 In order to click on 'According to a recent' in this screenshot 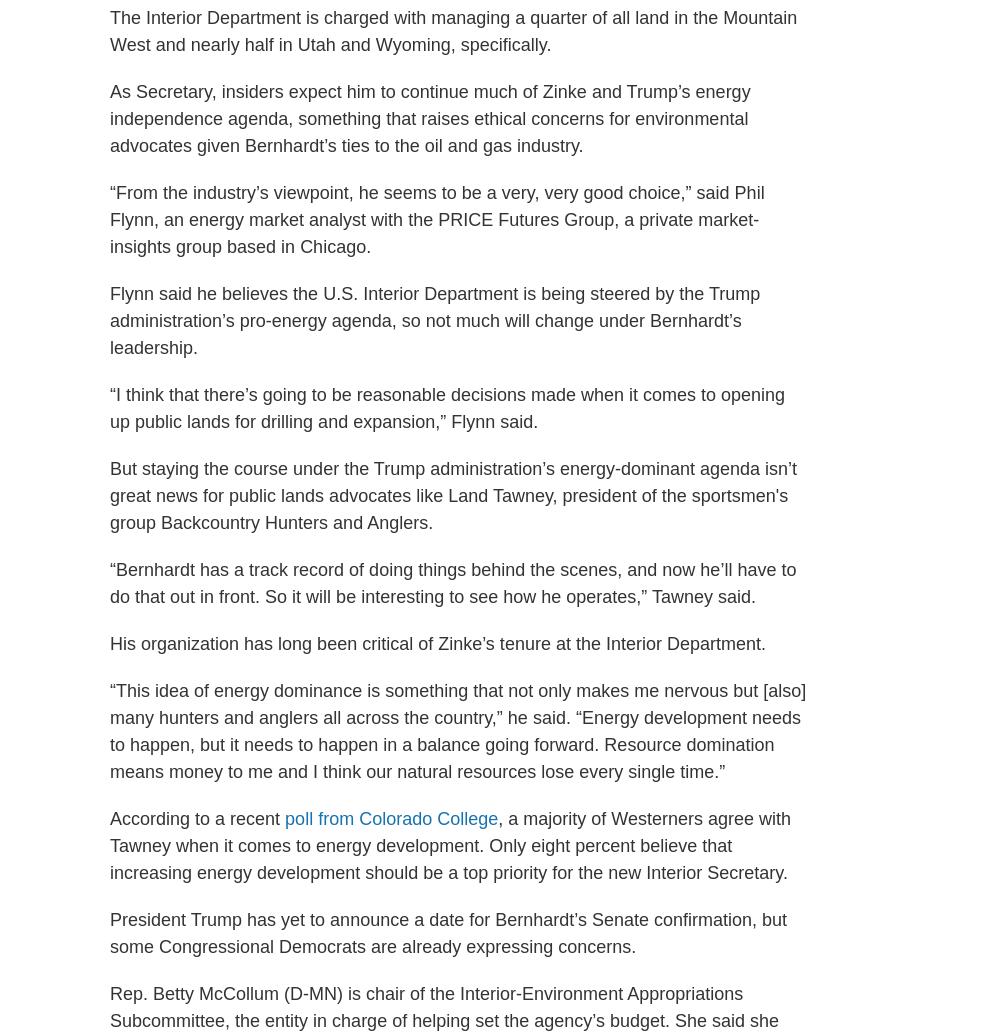, I will do `click(196, 816)`.